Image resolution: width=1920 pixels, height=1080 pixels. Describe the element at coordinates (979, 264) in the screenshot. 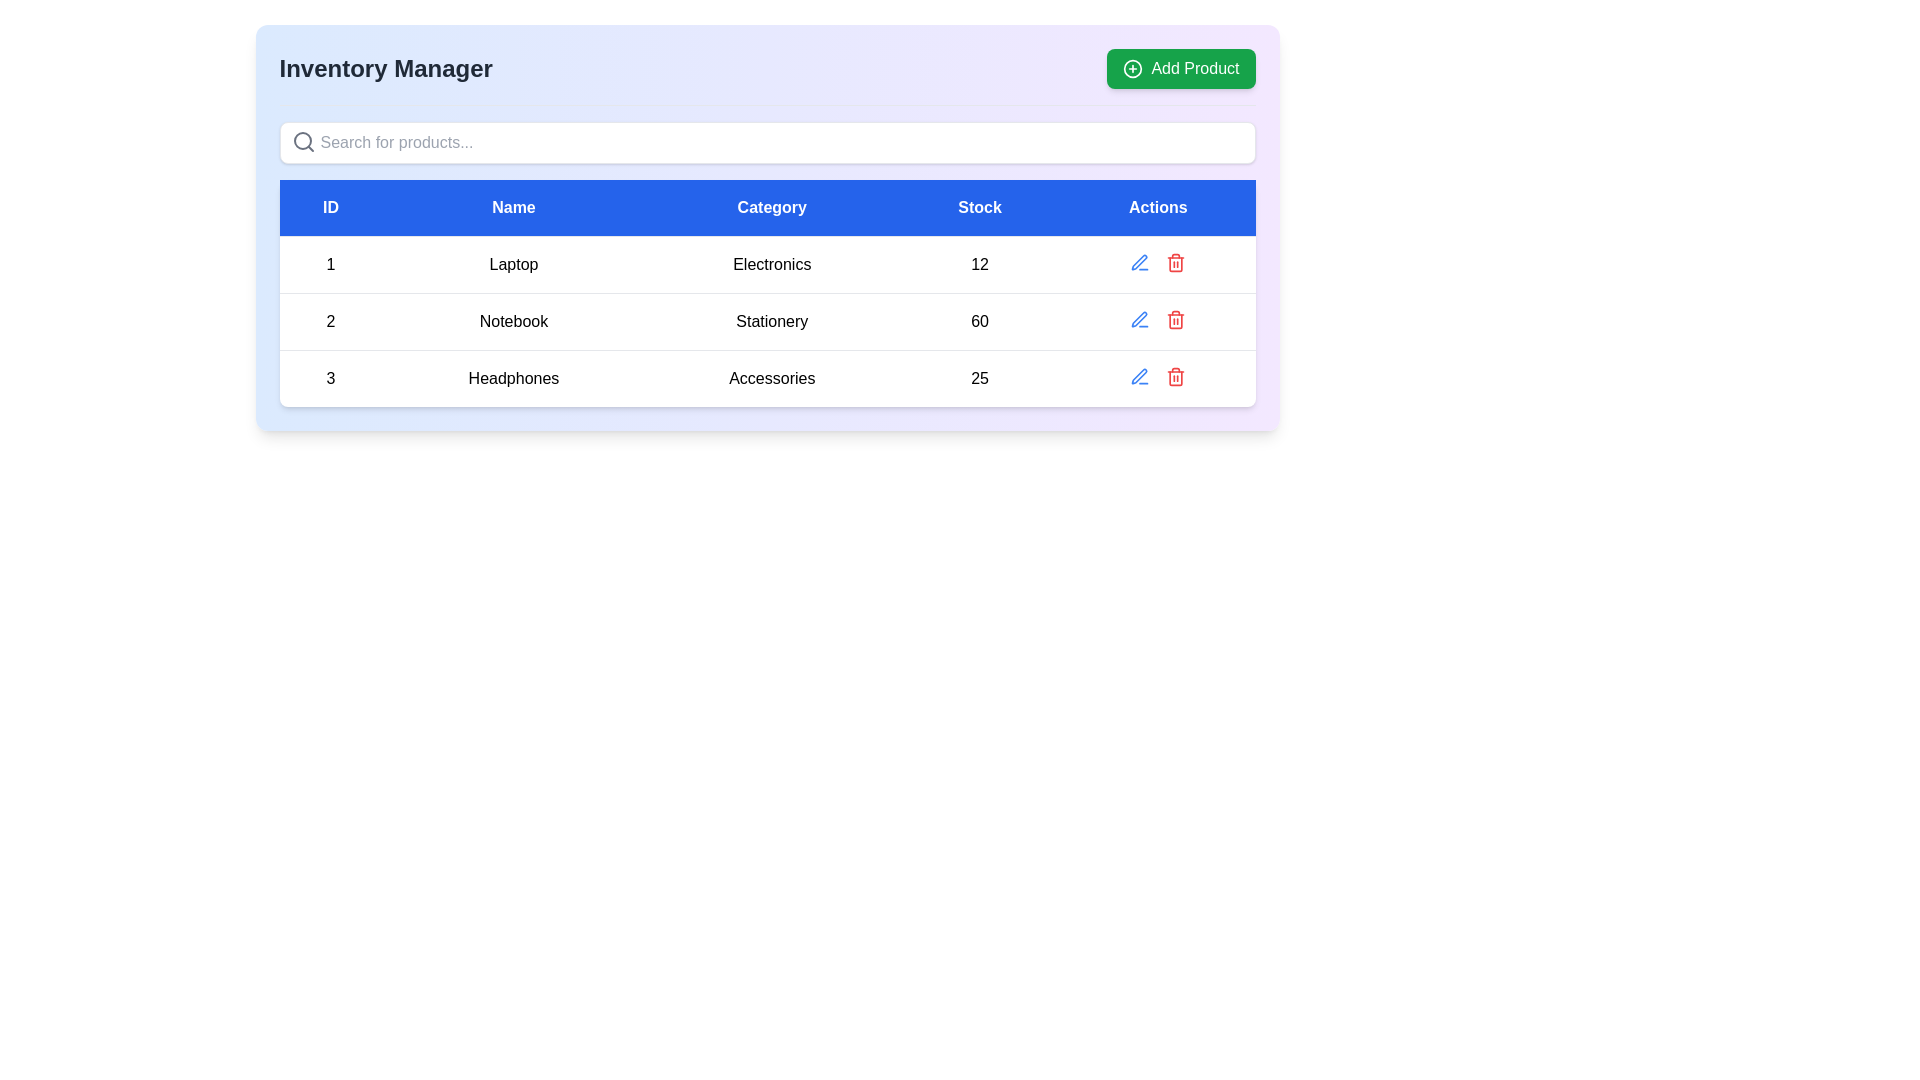

I see `the textual display showing the number '12' in the 'Stock' column of the first row in the table` at that location.